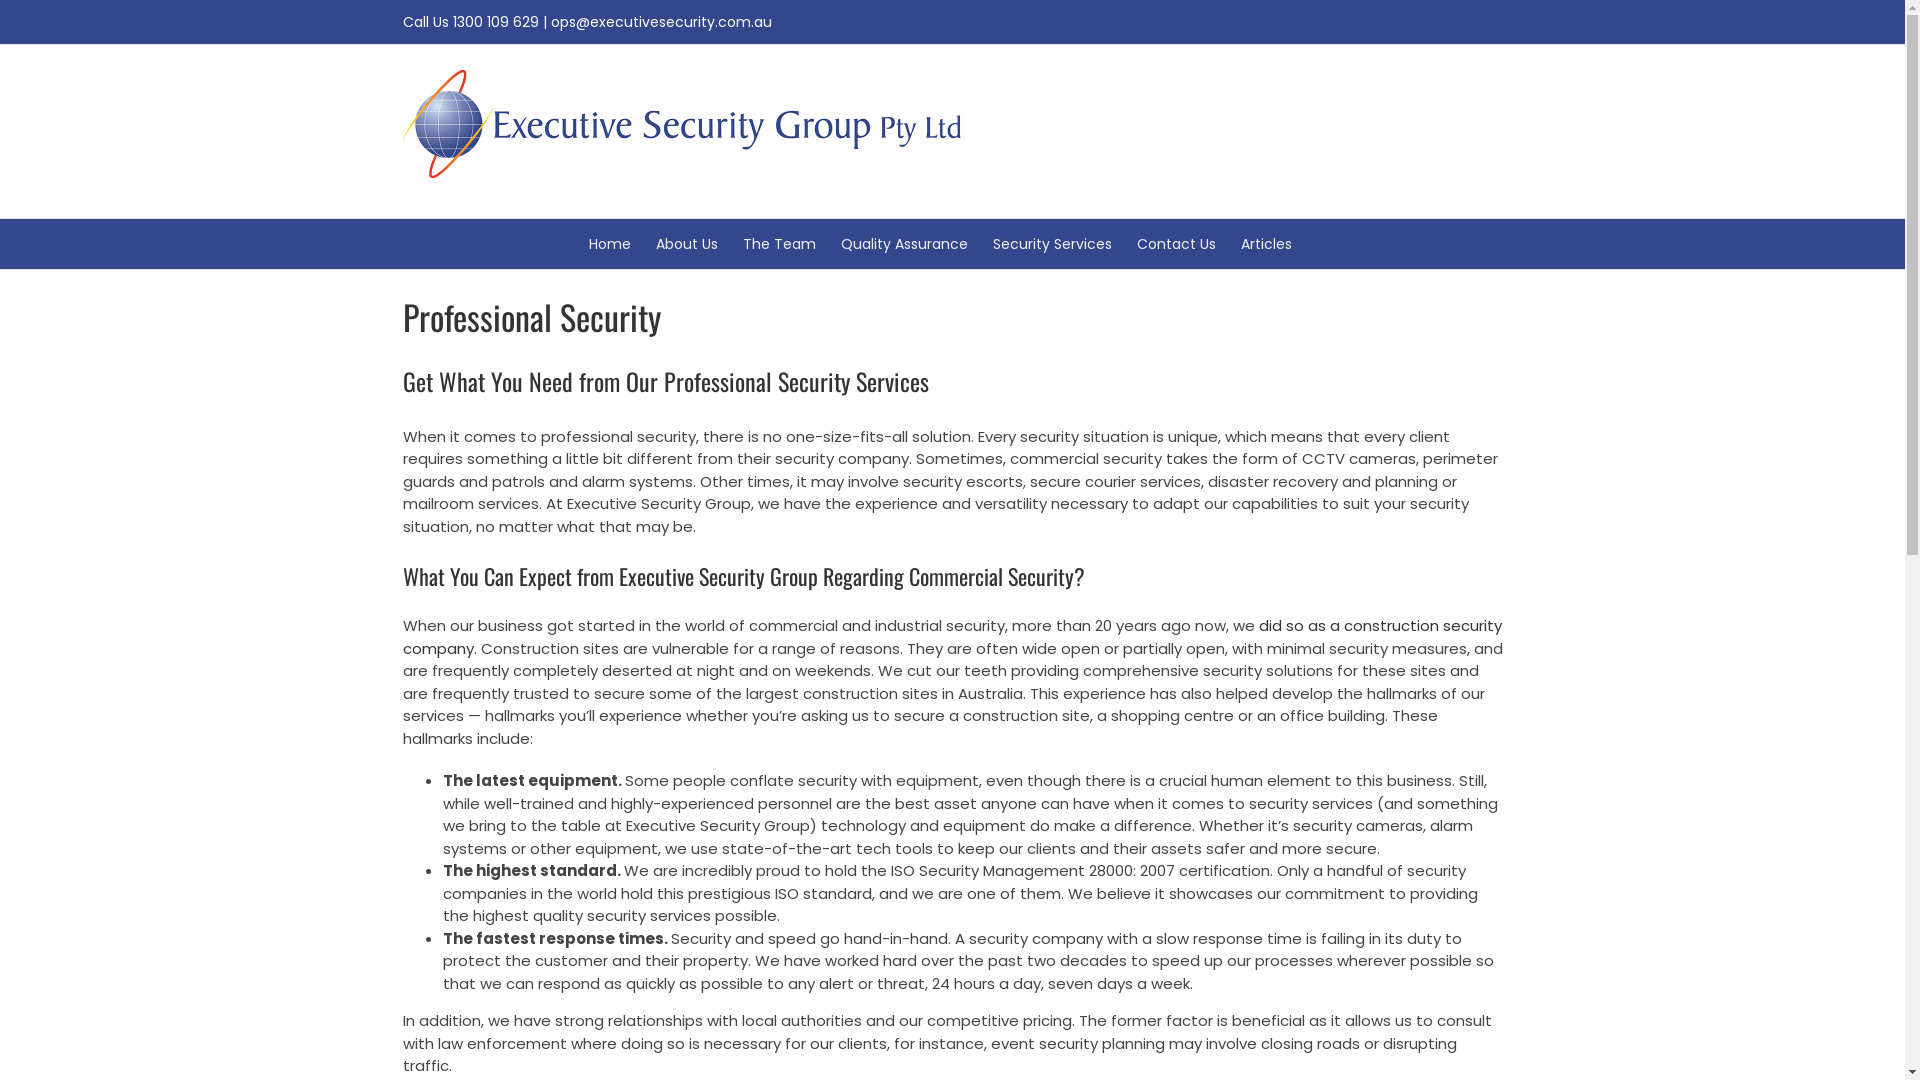 This screenshot has width=1920, height=1080. Describe the element at coordinates (686, 242) in the screenshot. I see `'About Us'` at that location.